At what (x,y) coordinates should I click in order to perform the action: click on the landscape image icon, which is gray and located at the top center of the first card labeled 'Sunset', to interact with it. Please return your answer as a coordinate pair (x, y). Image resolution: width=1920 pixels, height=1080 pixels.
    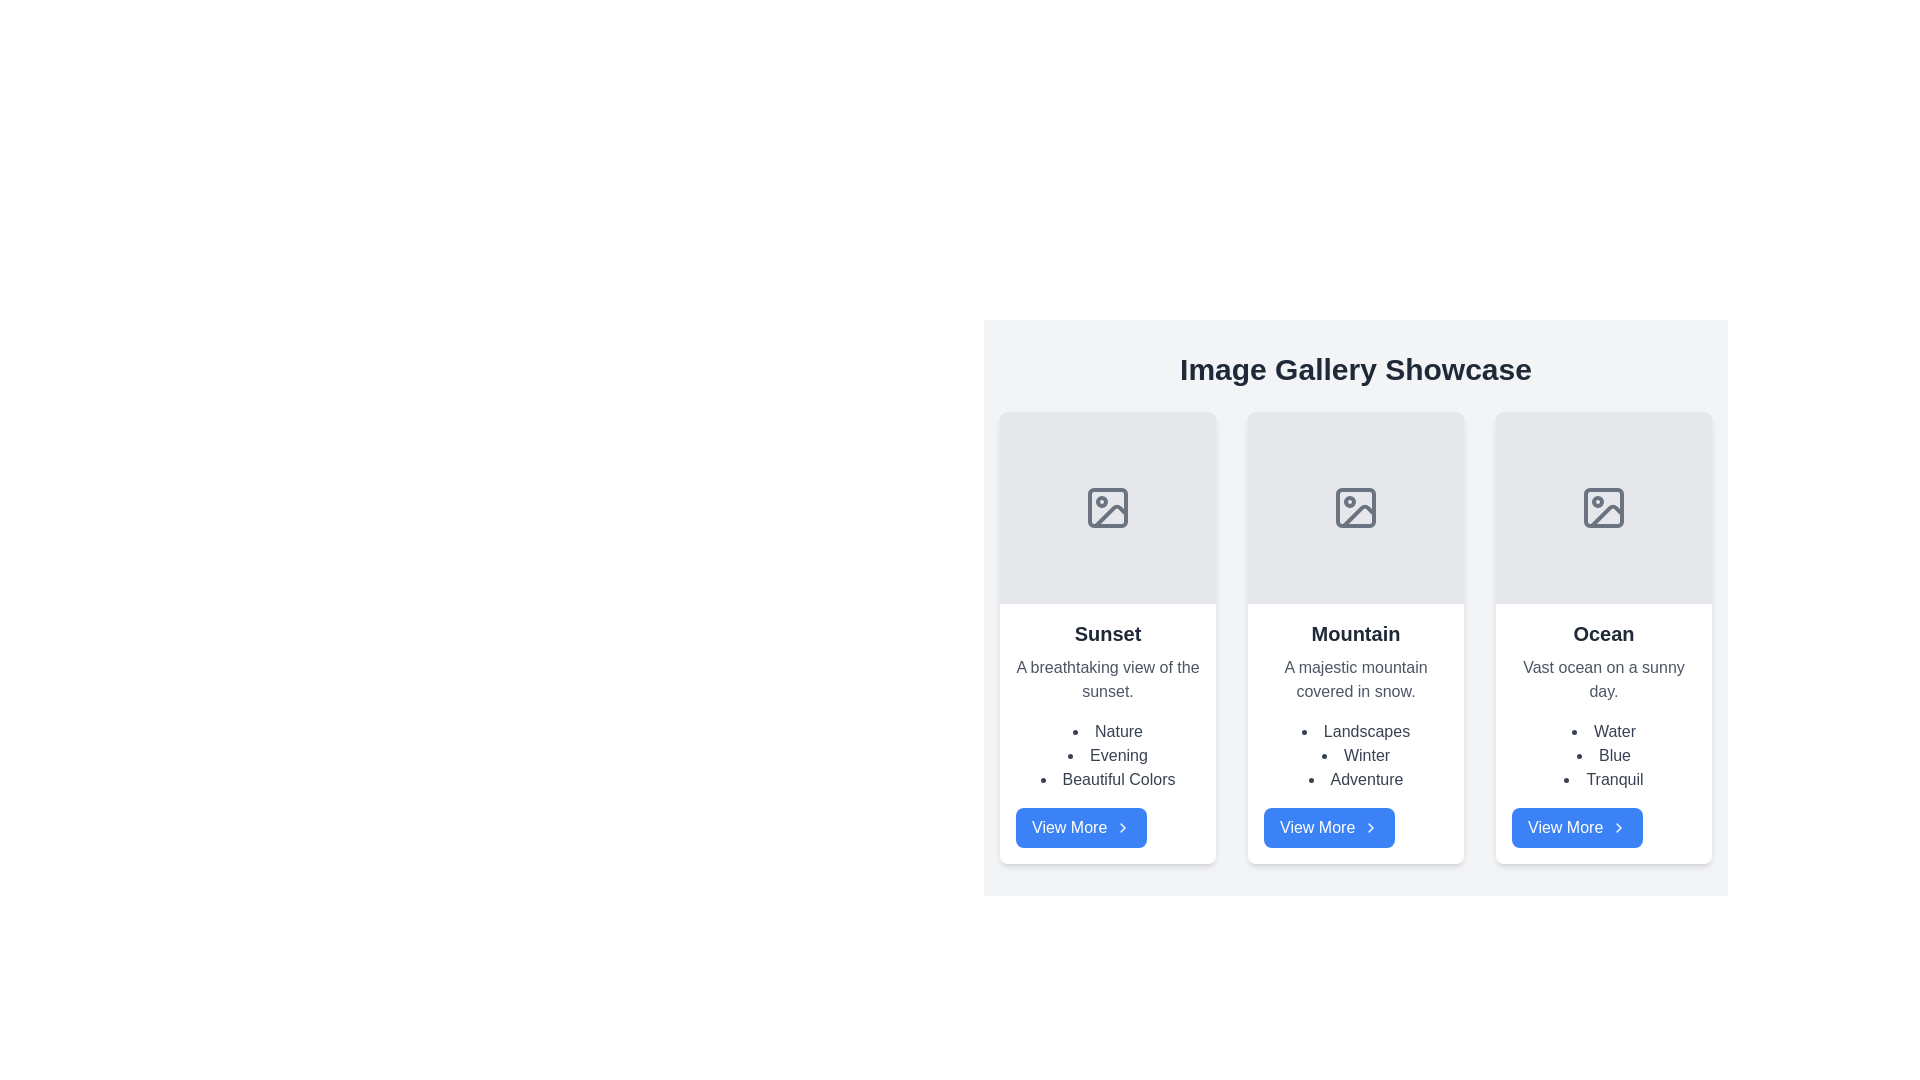
    Looking at the image, I should click on (1107, 507).